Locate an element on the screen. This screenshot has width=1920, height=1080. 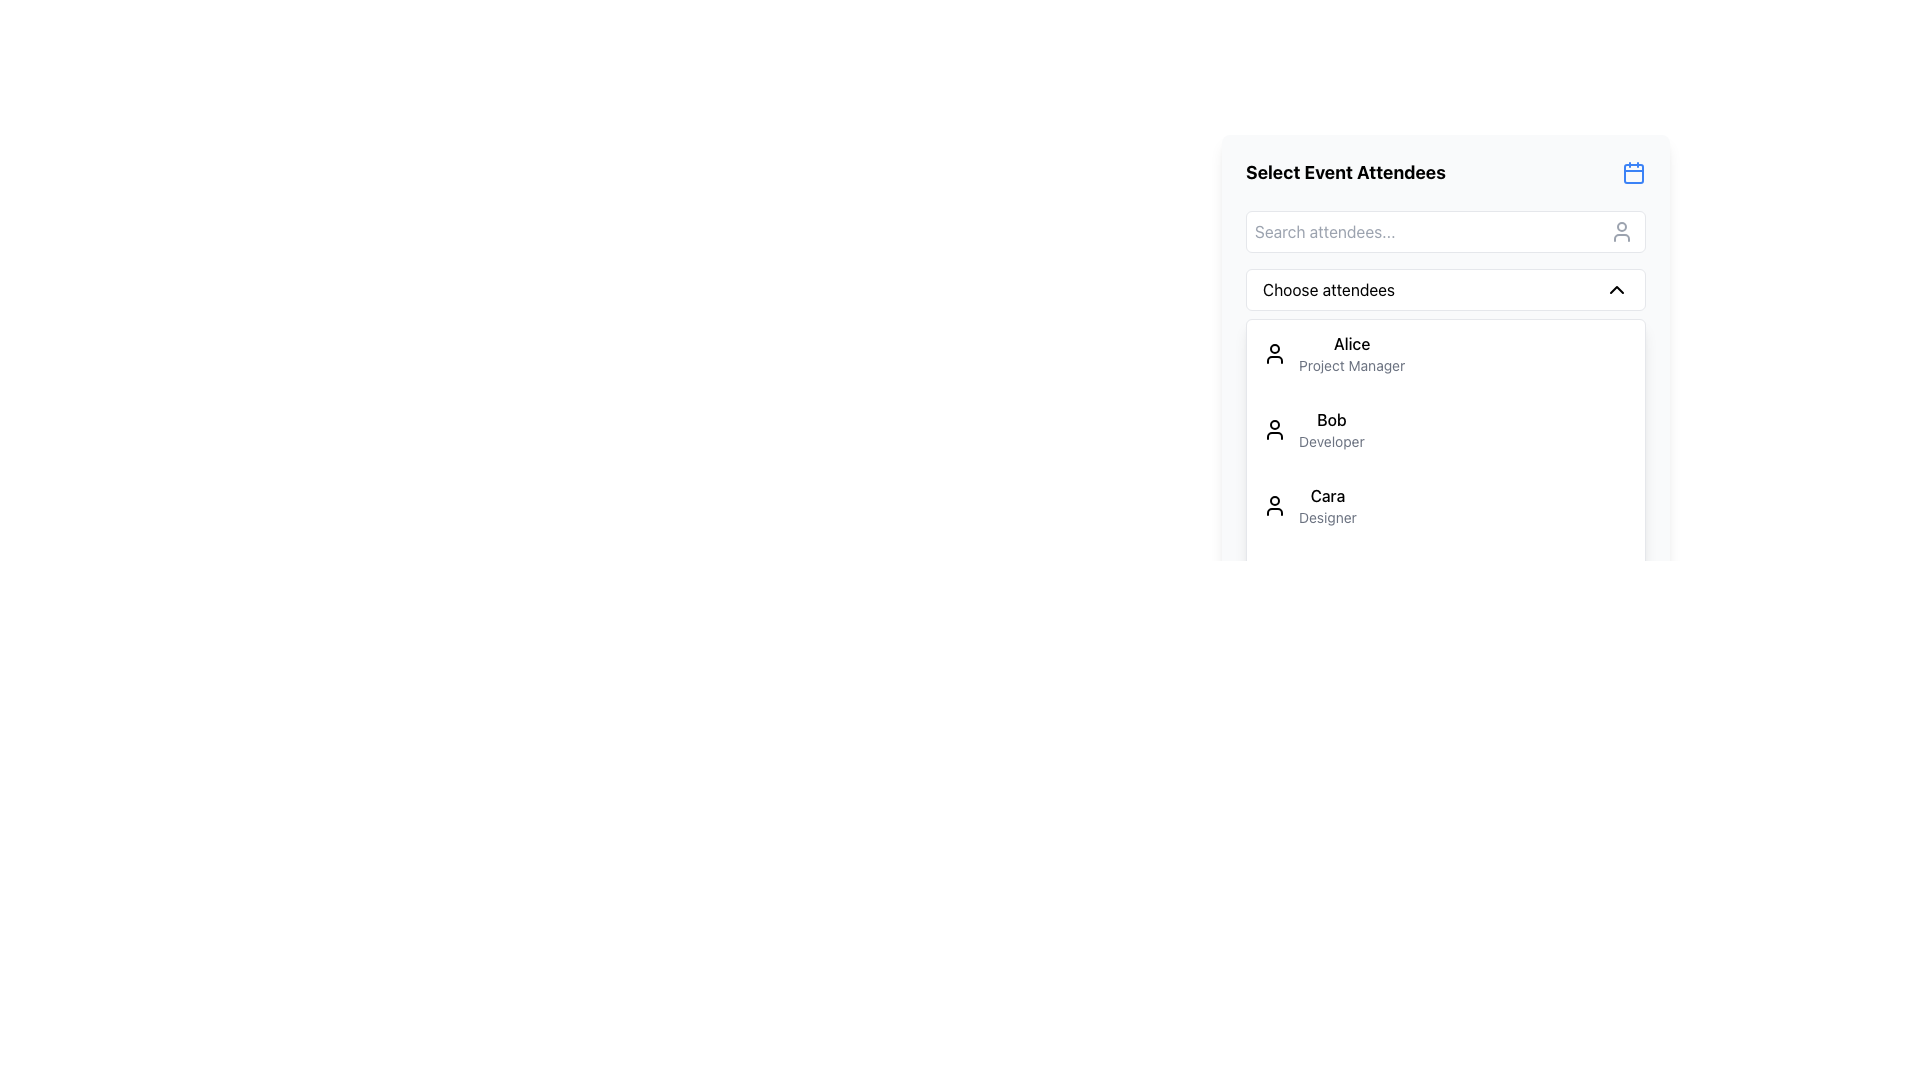
the Text Label indicating the profession 'Designer' of the attendee named 'Cara', which is positioned directly below 'Cara' in the attendee list is located at coordinates (1327, 516).